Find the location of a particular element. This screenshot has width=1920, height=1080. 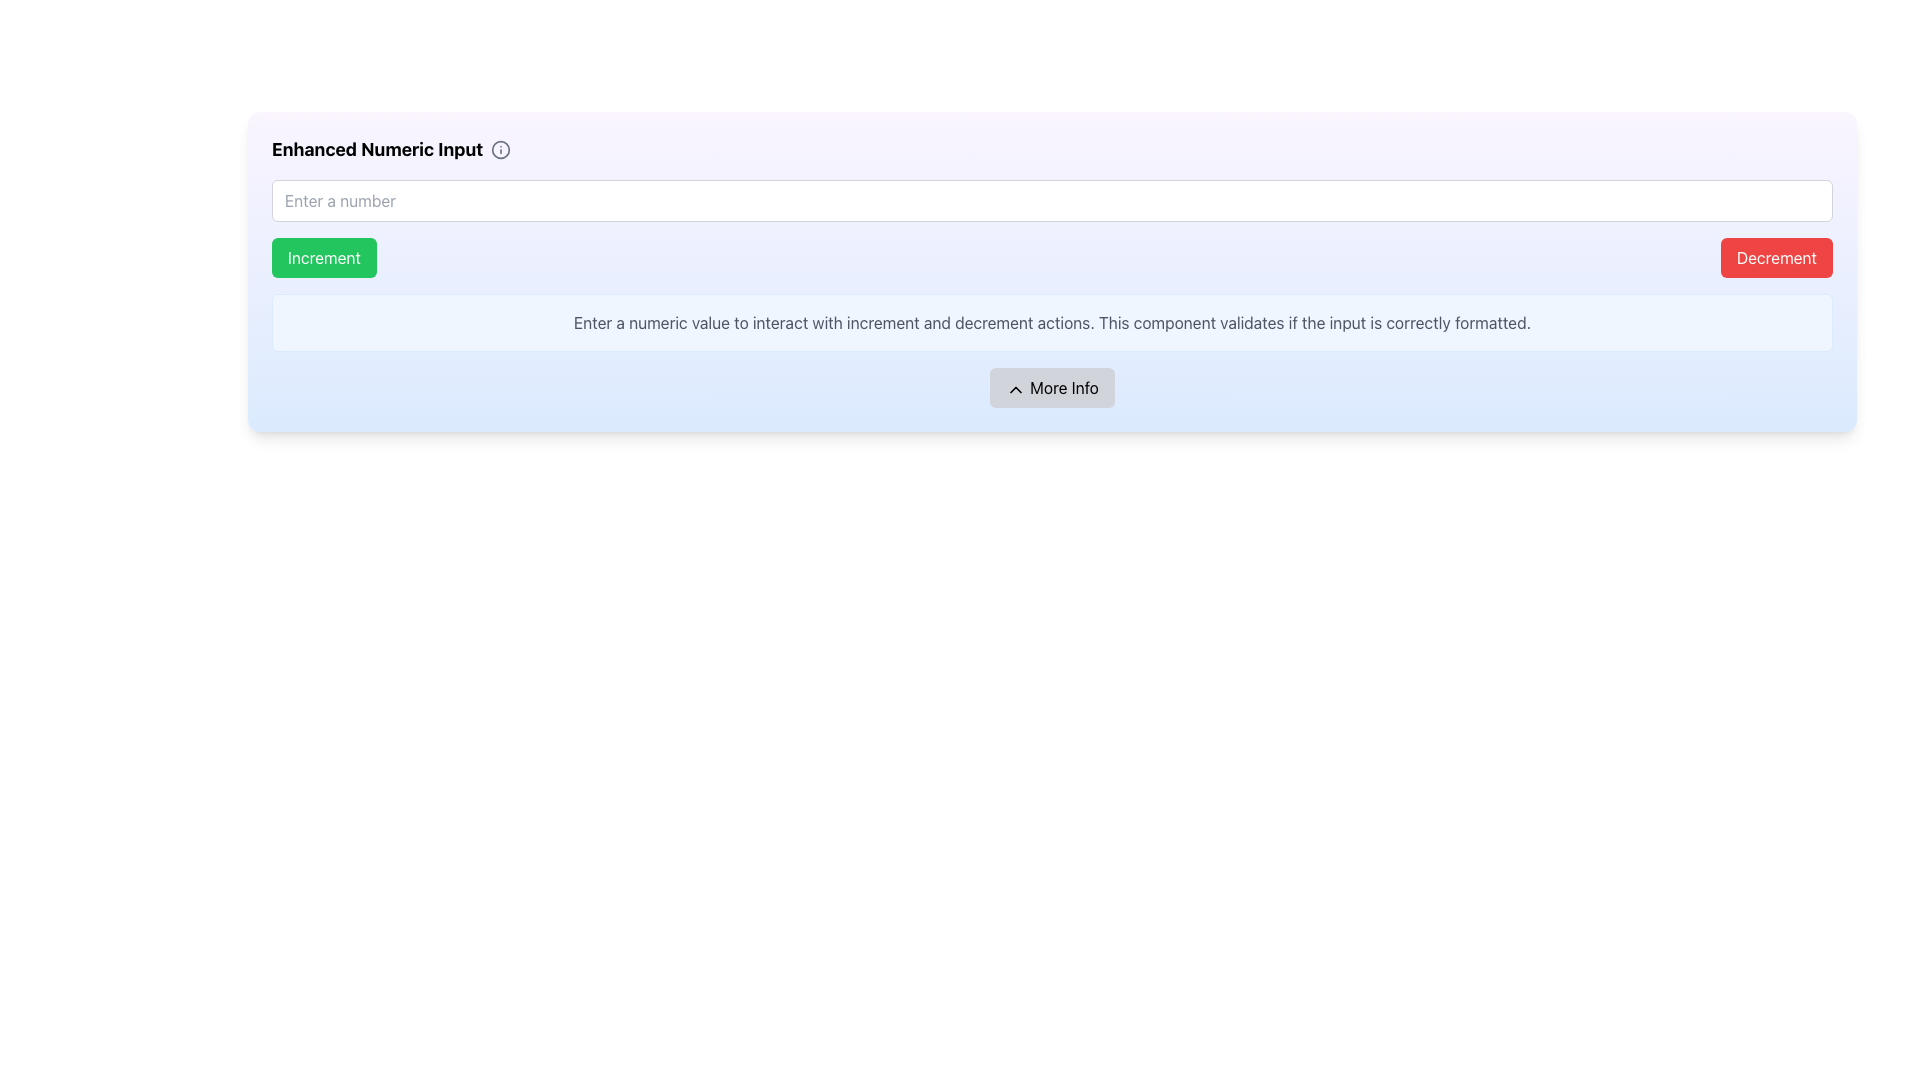

the 'Decrement' button, which is located on the far right of the horizontal layout of buttons, to observe the hover effect is located at coordinates (1776, 257).